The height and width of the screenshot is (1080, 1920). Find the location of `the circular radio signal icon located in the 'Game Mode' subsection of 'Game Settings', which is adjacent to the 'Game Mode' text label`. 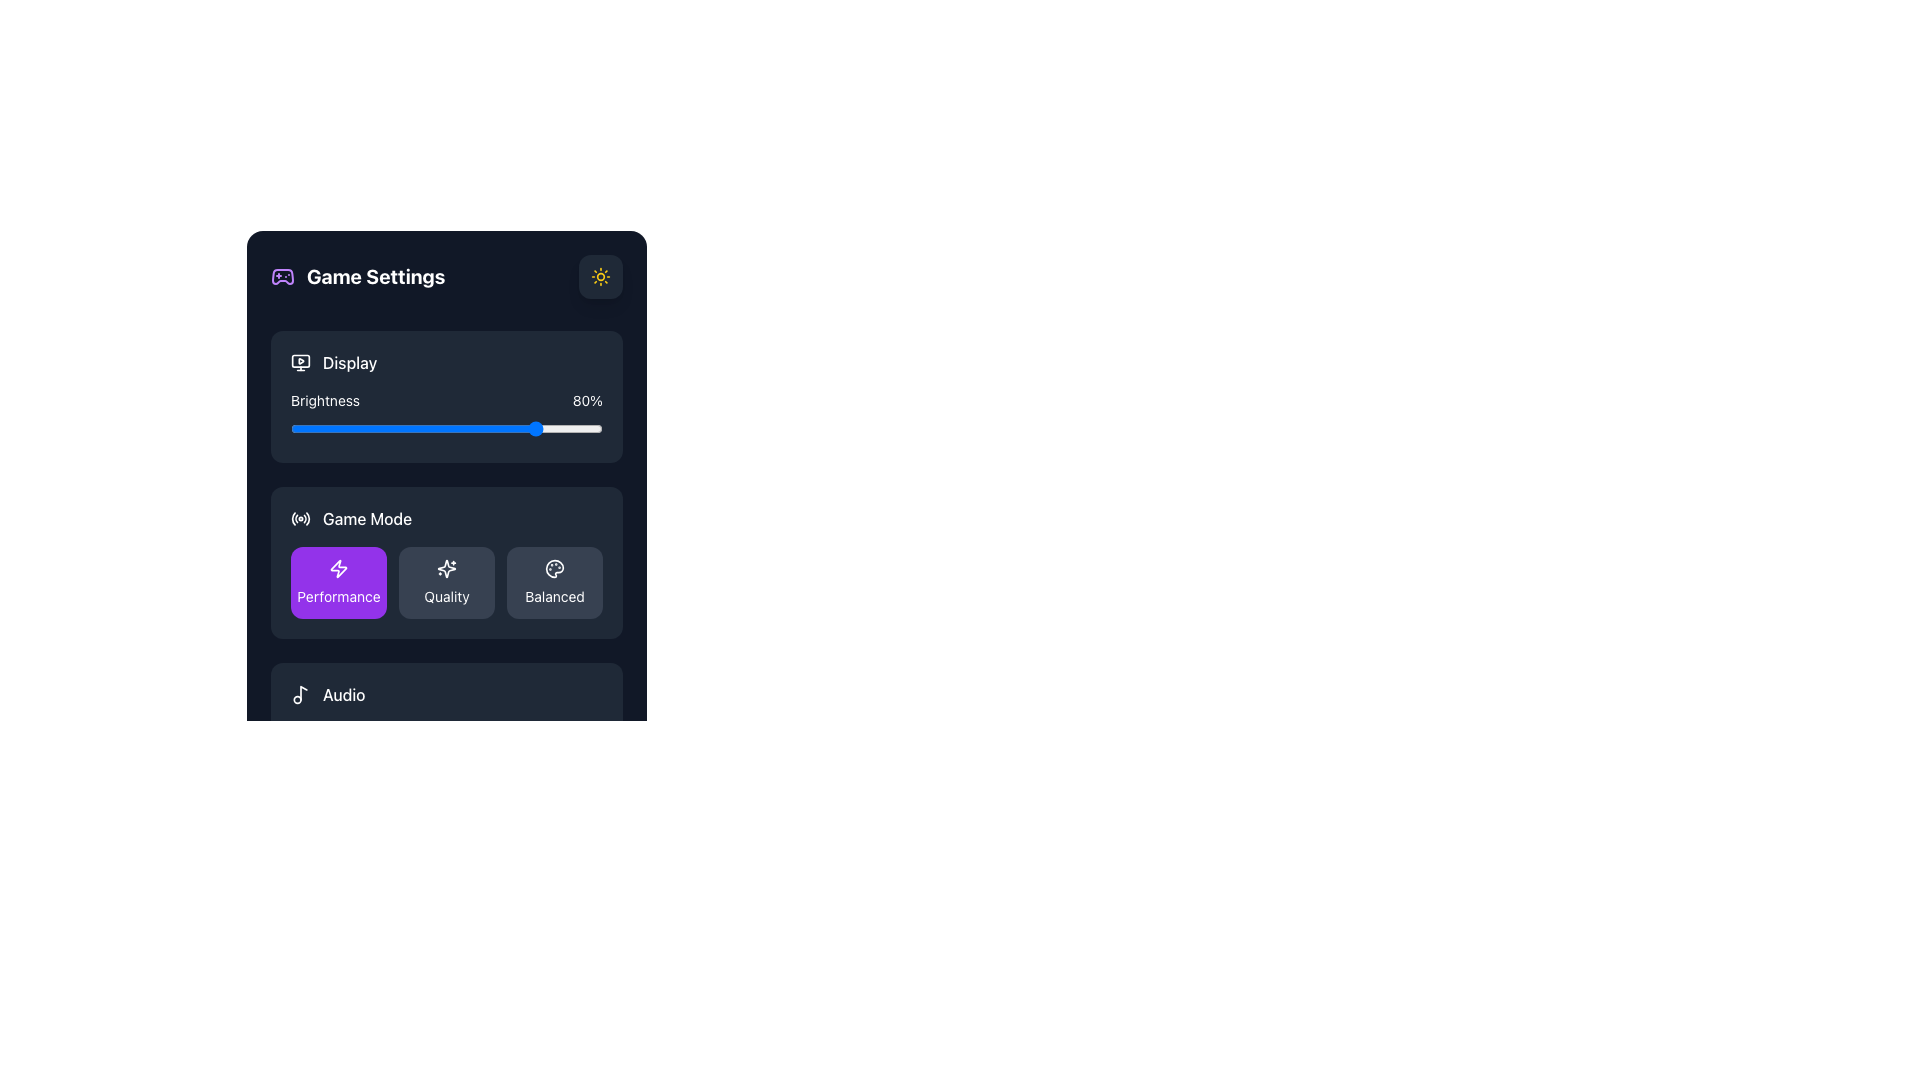

the circular radio signal icon located in the 'Game Mode' subsection of 'Game Settings', which is adjacent to the 'Game Mode' text label is located at coordinates (300, 518).